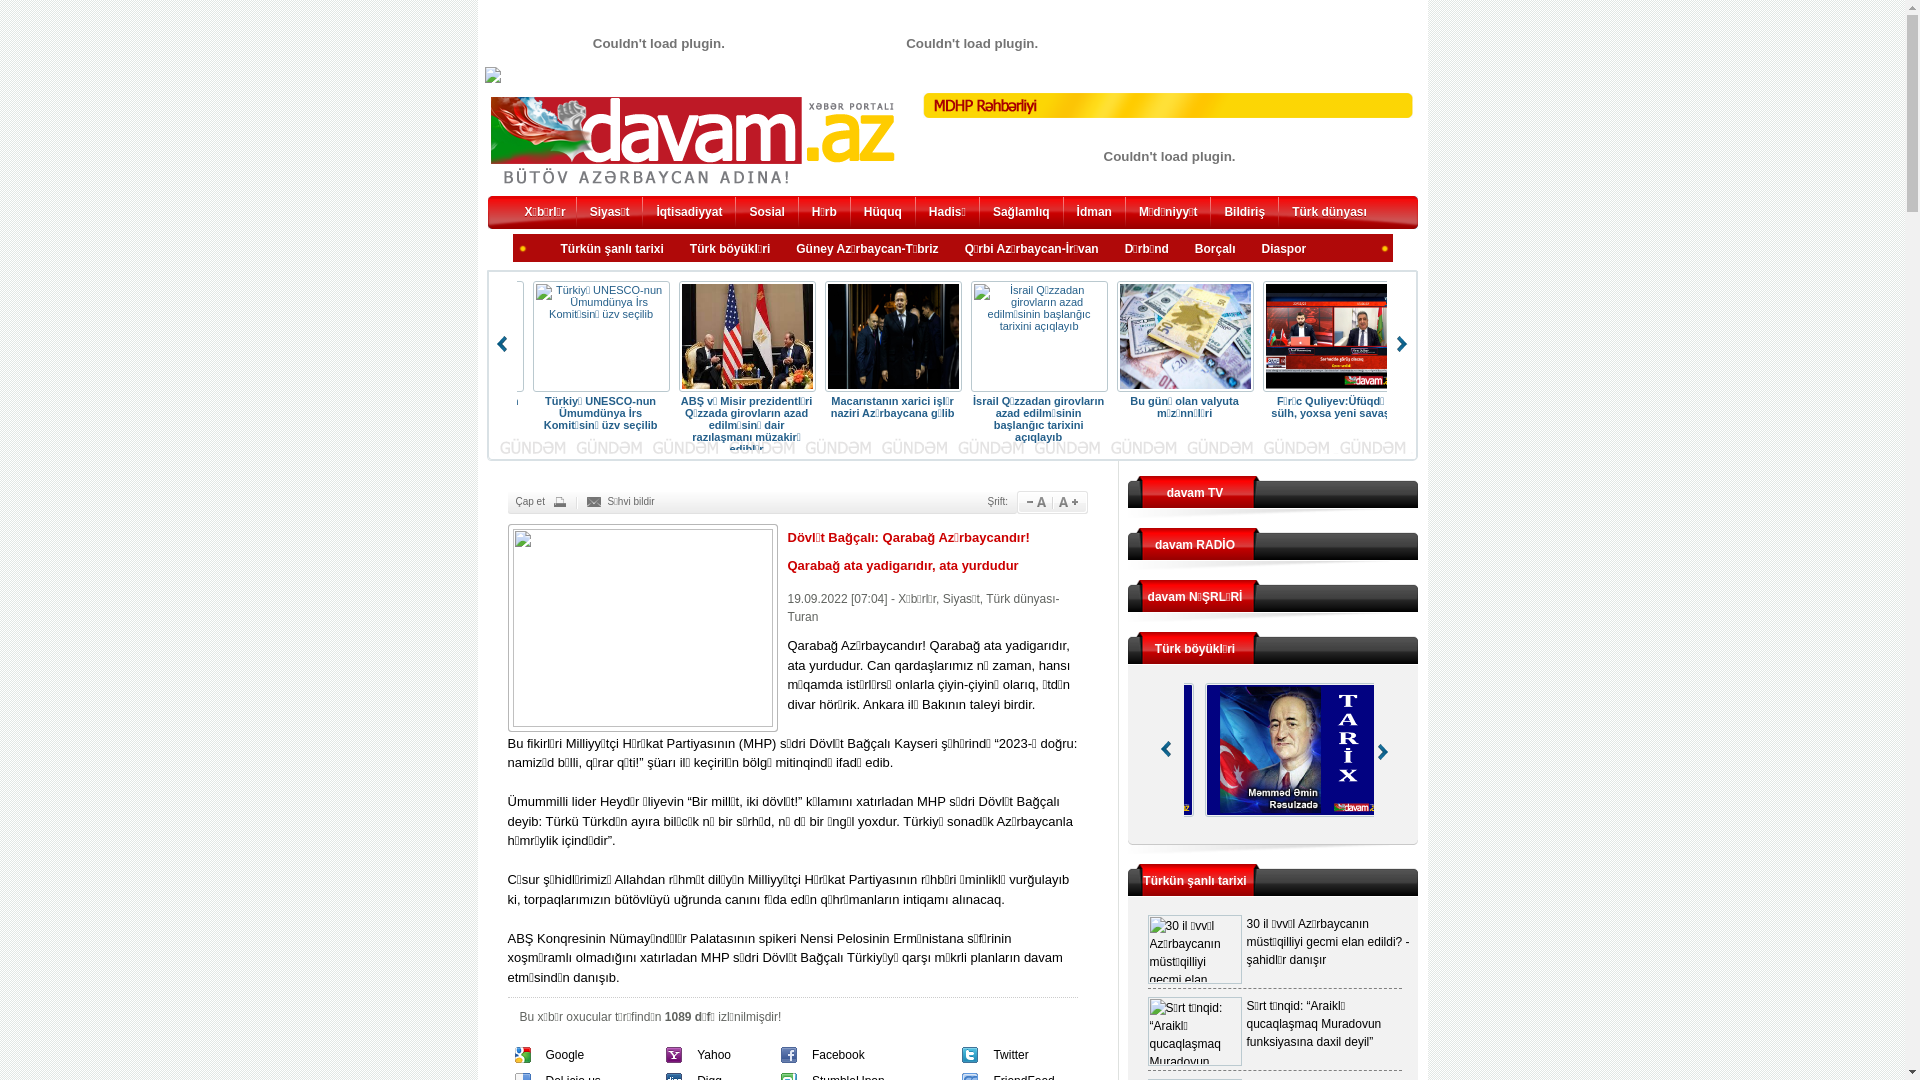 The height and width of the screenshot is (1080, 1920). What do you see at coordinates (564, 1054) in the screenshot?
I see `'Google'` at bounding box center [564, 1054].